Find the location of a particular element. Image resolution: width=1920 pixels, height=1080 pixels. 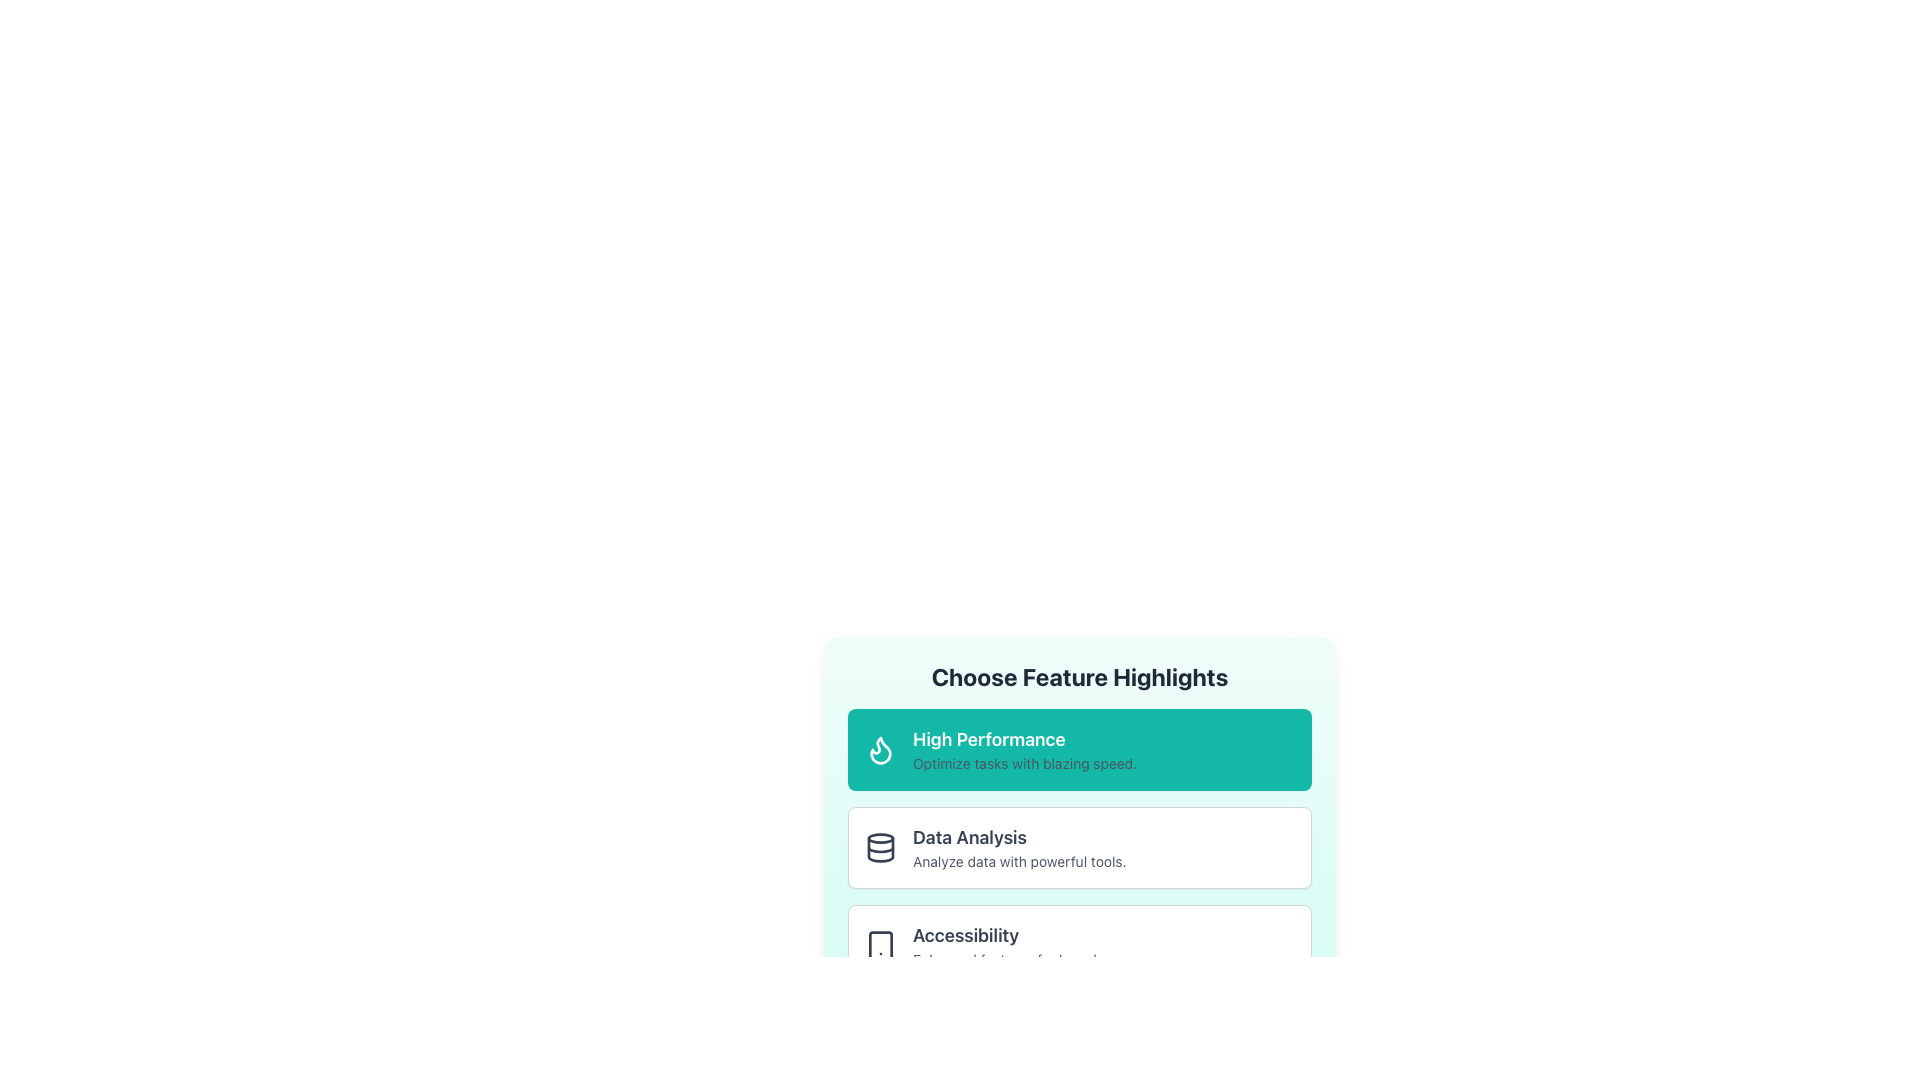

the Text Label that provides insight into the 'Data Analysis' feature, located directly beneath its section title is located at coordinates (1019, 860).